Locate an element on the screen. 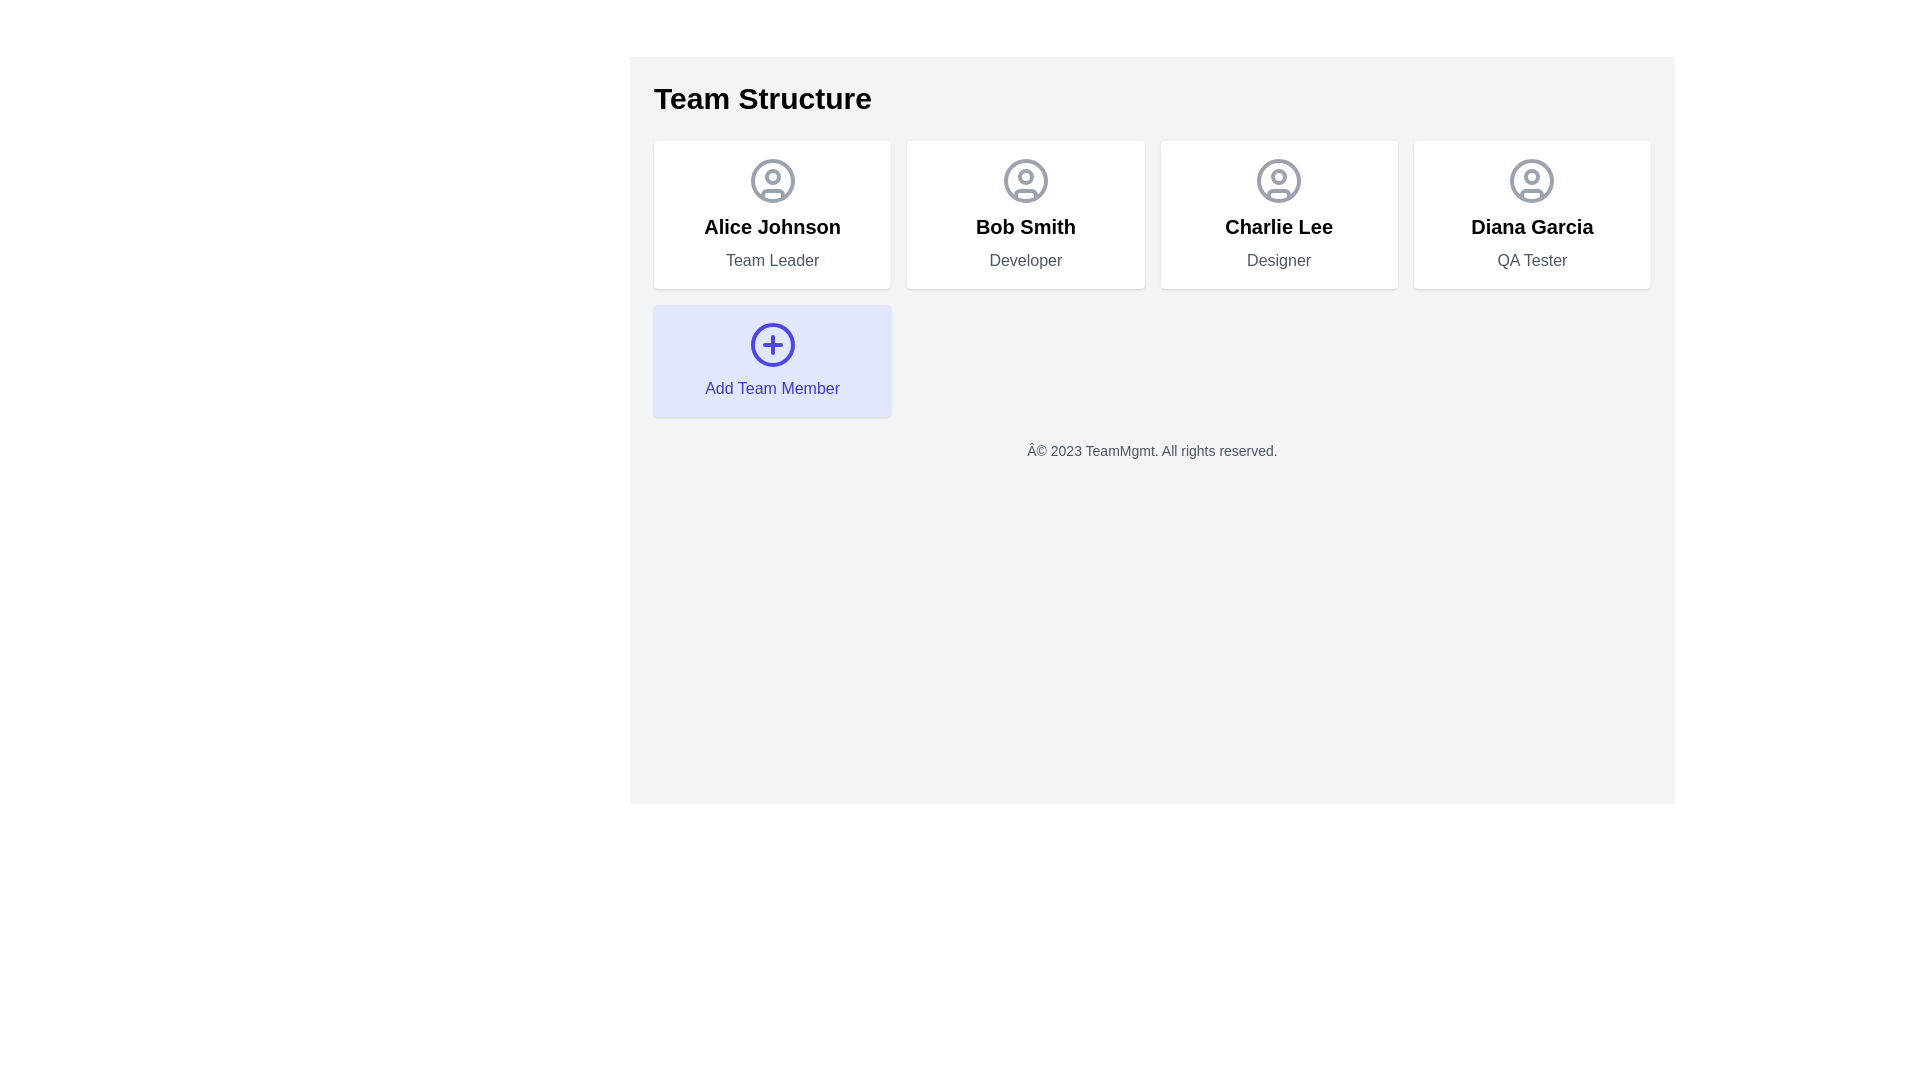  the circular icon with a gray border and transparent interior located above the label 'Alice Johnson' in the upper-left card of the 'Team Structure' layout is located at coordinates (771, 181).